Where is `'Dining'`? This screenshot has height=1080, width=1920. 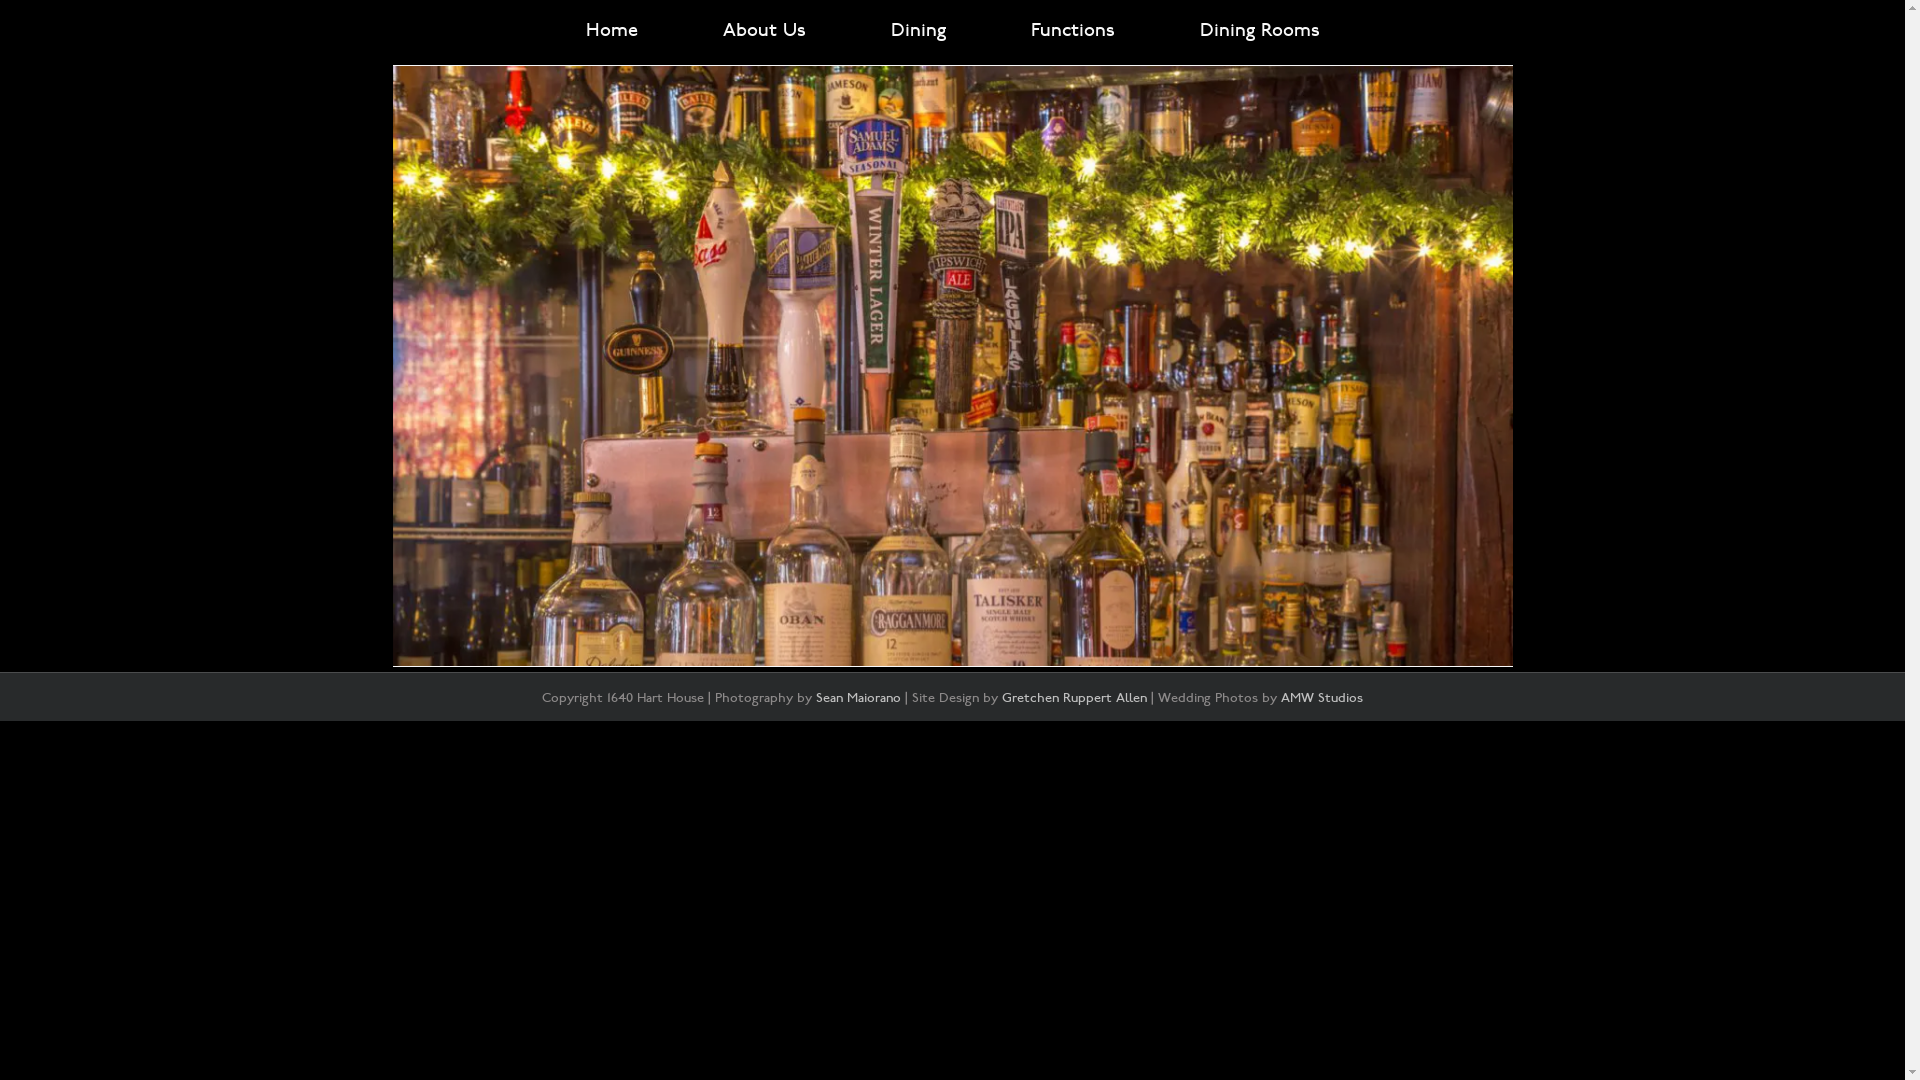 'Dining' is located at coordinates (916, 30).